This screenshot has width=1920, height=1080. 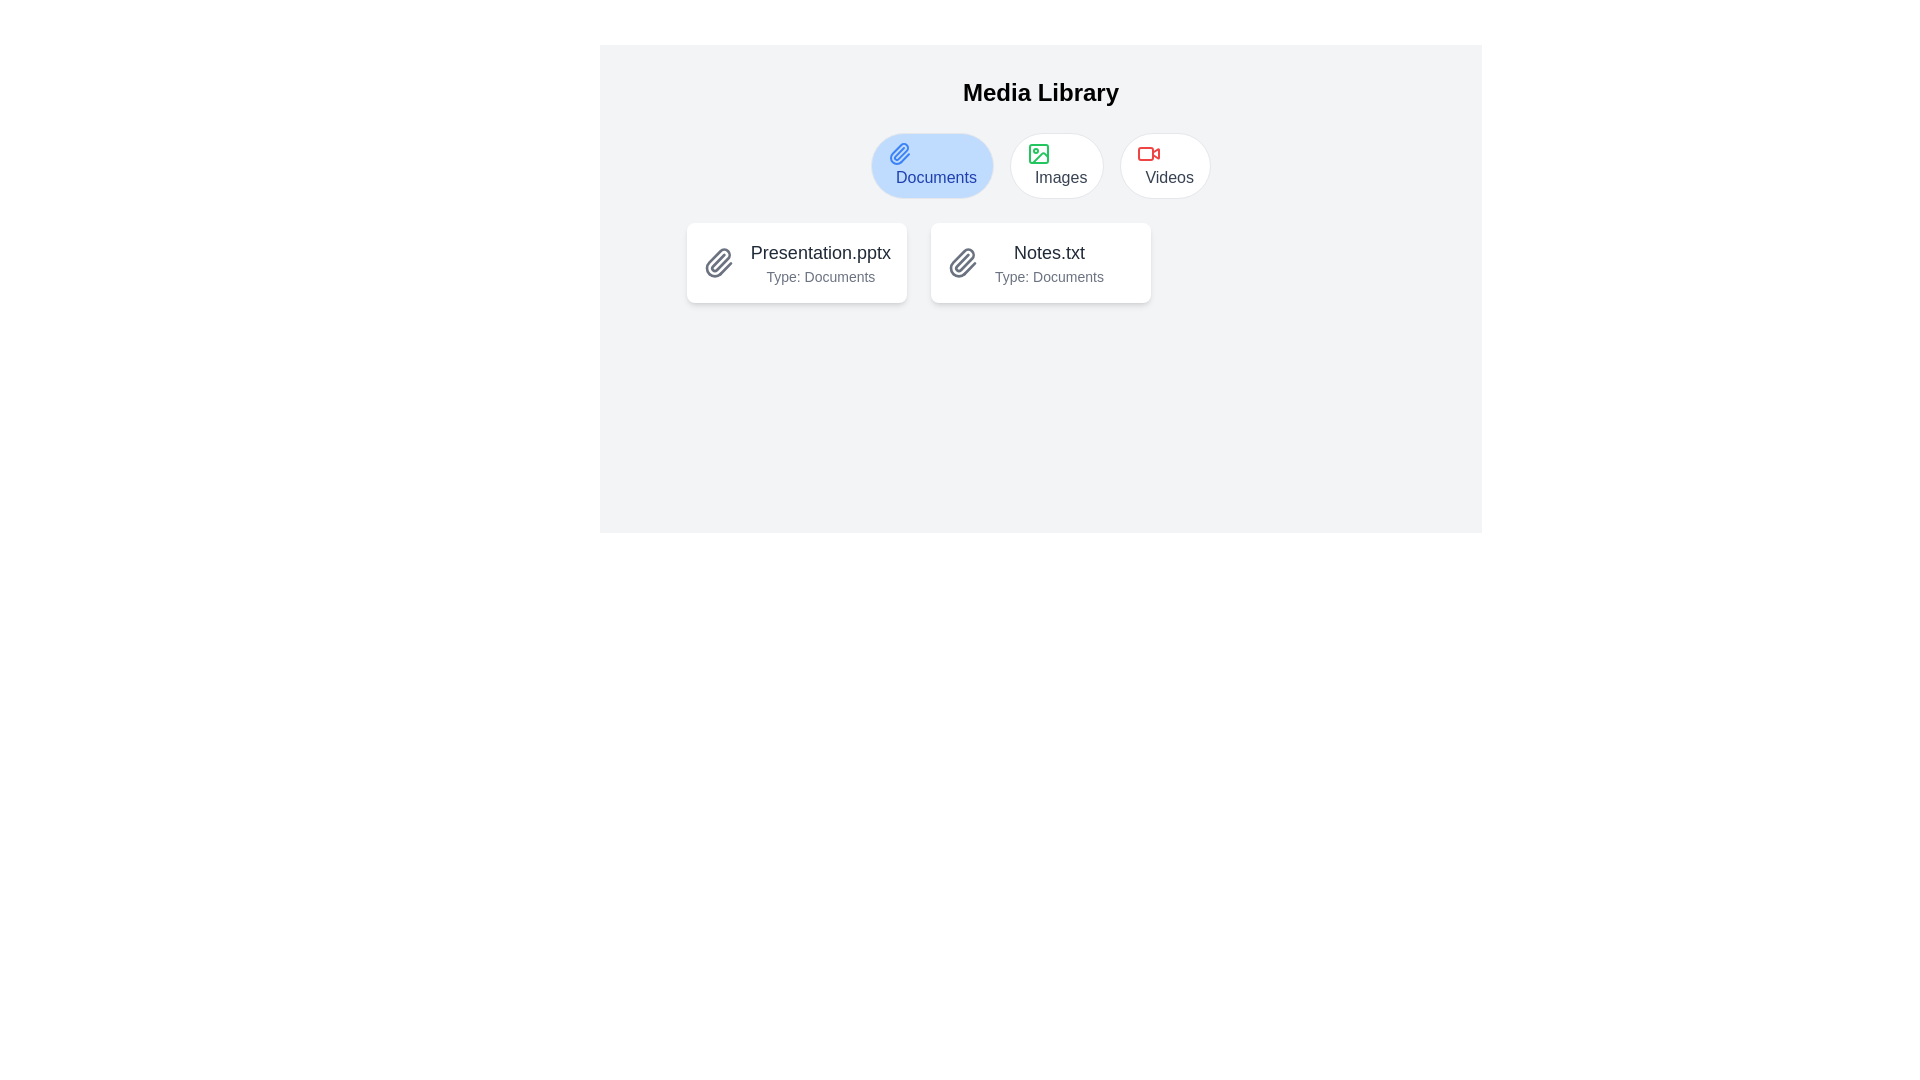 I want to click on the gray paperclip icon located on the left side of the 'Notes.txt' tile, which is part of the second rectangular card in the horizontal row, so click(x=962, y=261).